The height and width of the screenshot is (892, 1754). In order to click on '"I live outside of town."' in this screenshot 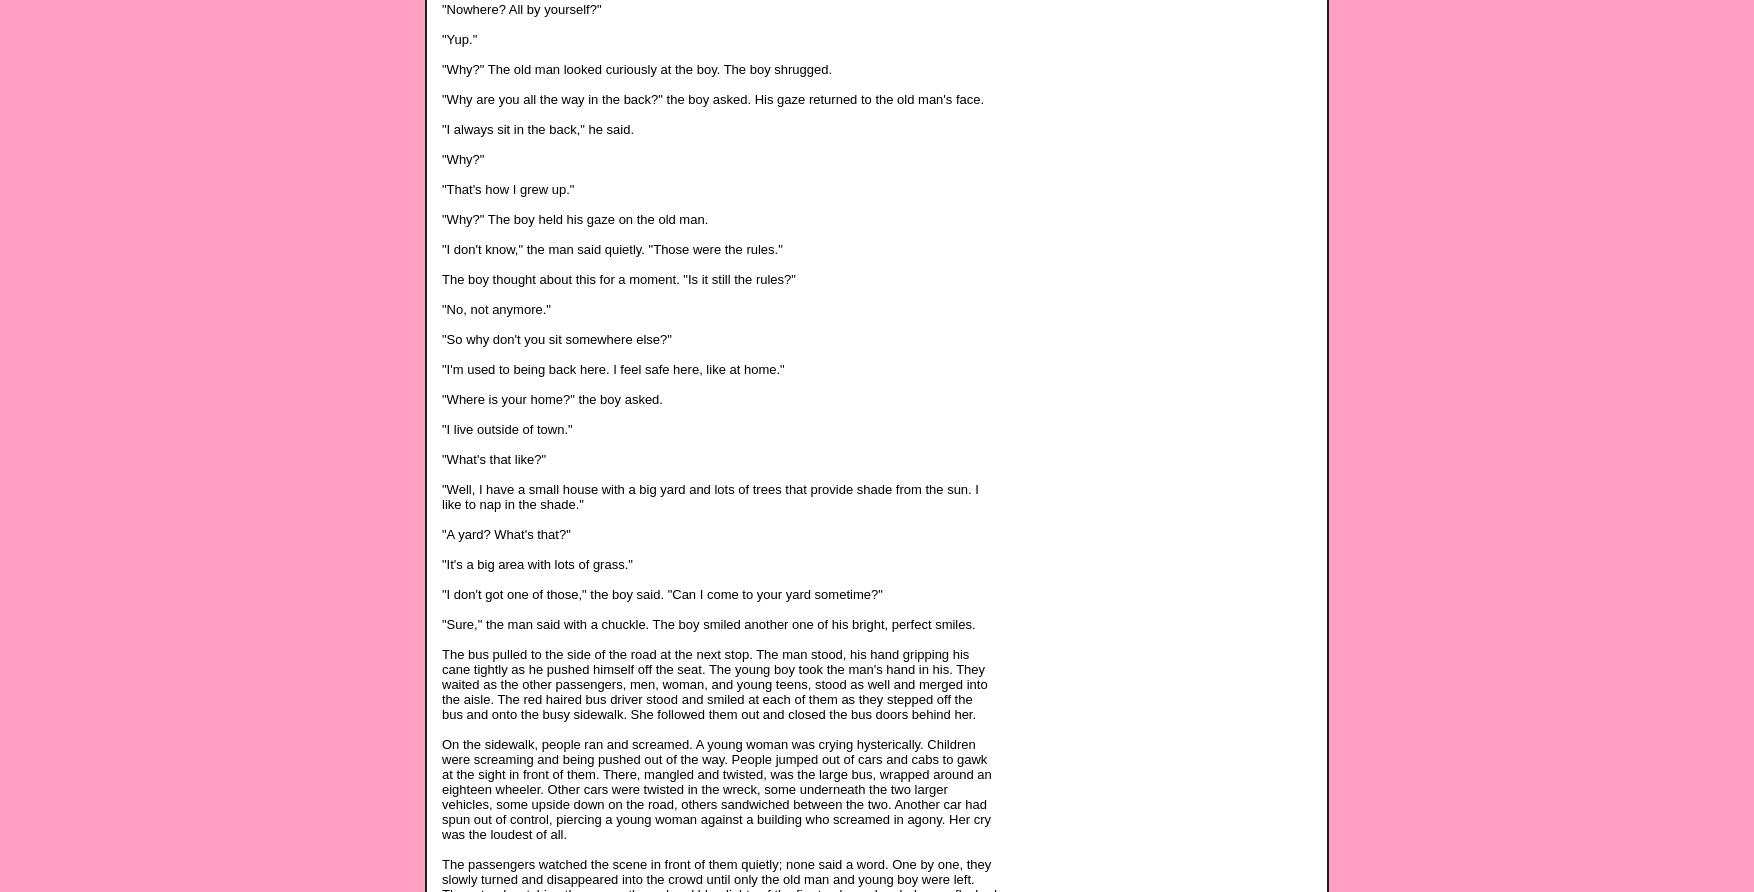, I will do `click(441, 427)`.